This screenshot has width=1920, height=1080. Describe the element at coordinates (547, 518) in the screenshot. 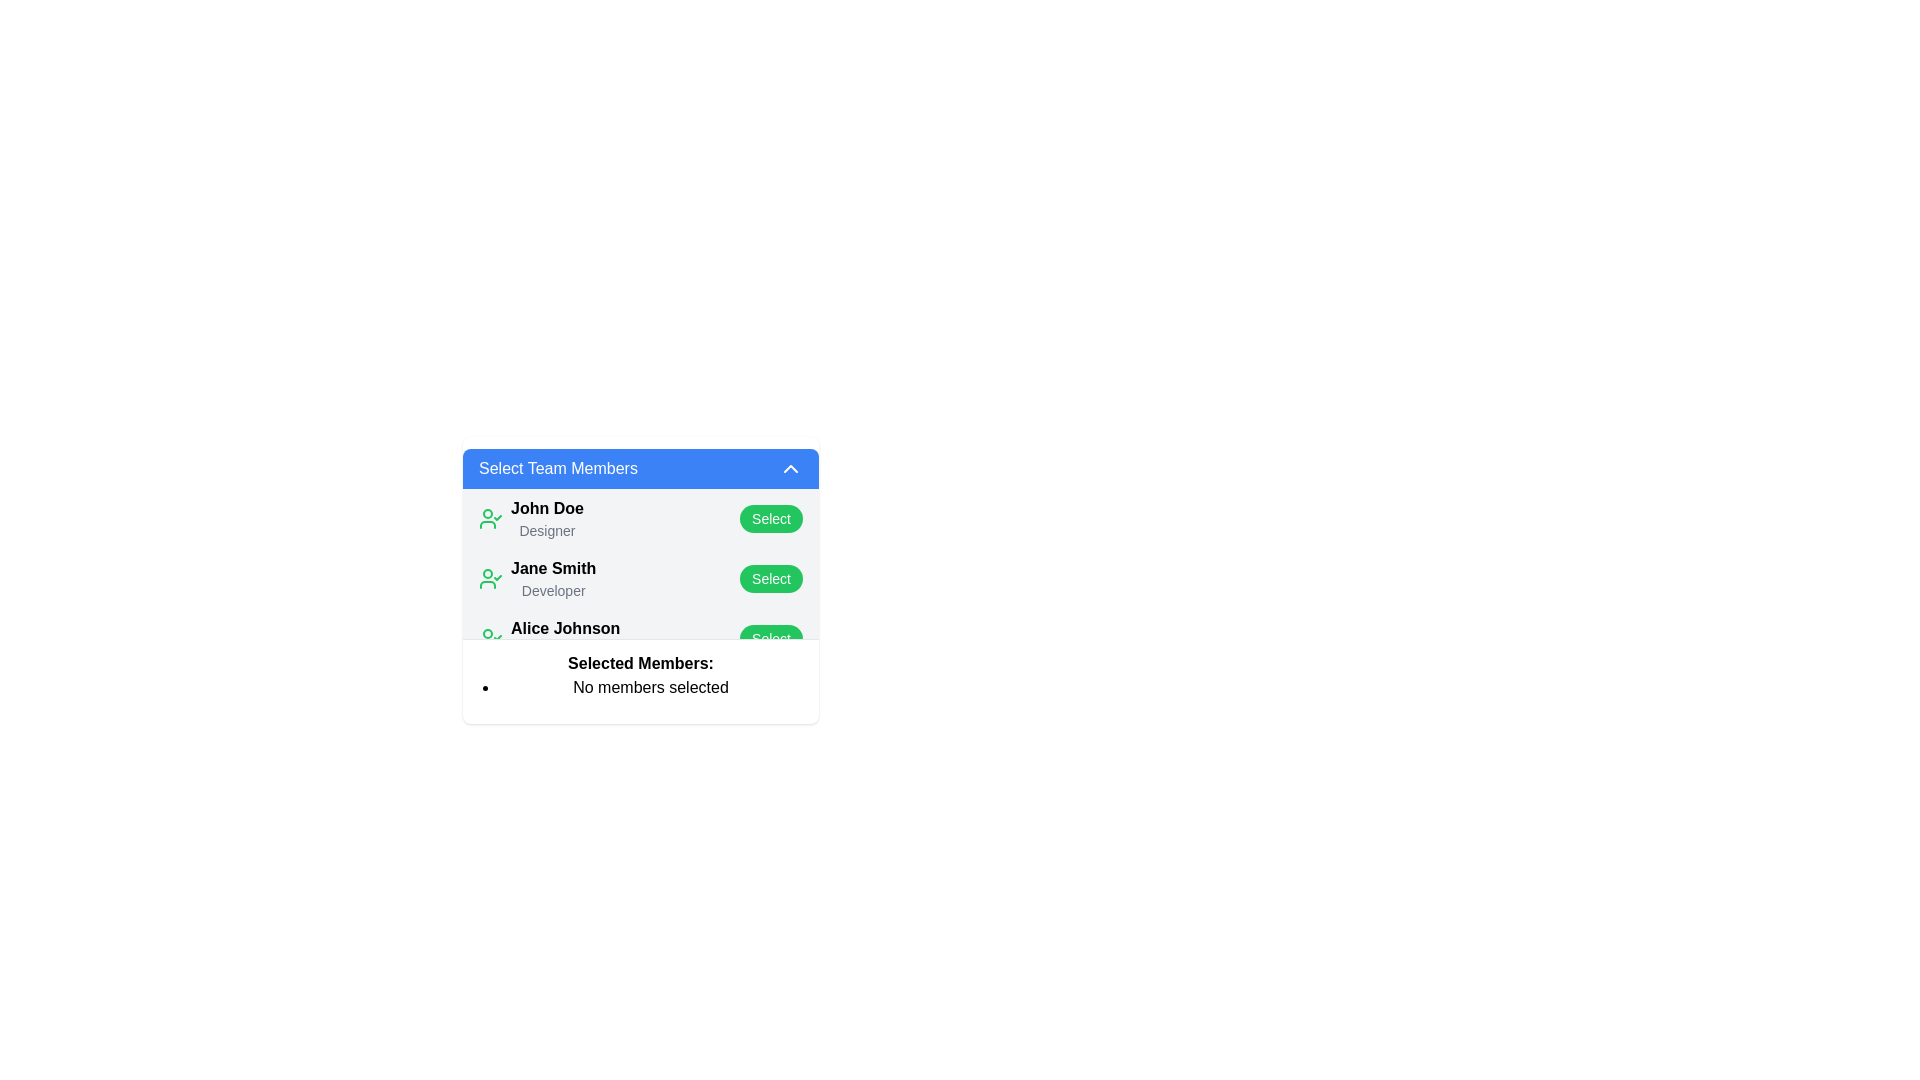

I see `the content of the Text Label displaying the name and role of a team member, which is the first entry in the 'Select Team Members' list, located near the top of the interface` at that location.